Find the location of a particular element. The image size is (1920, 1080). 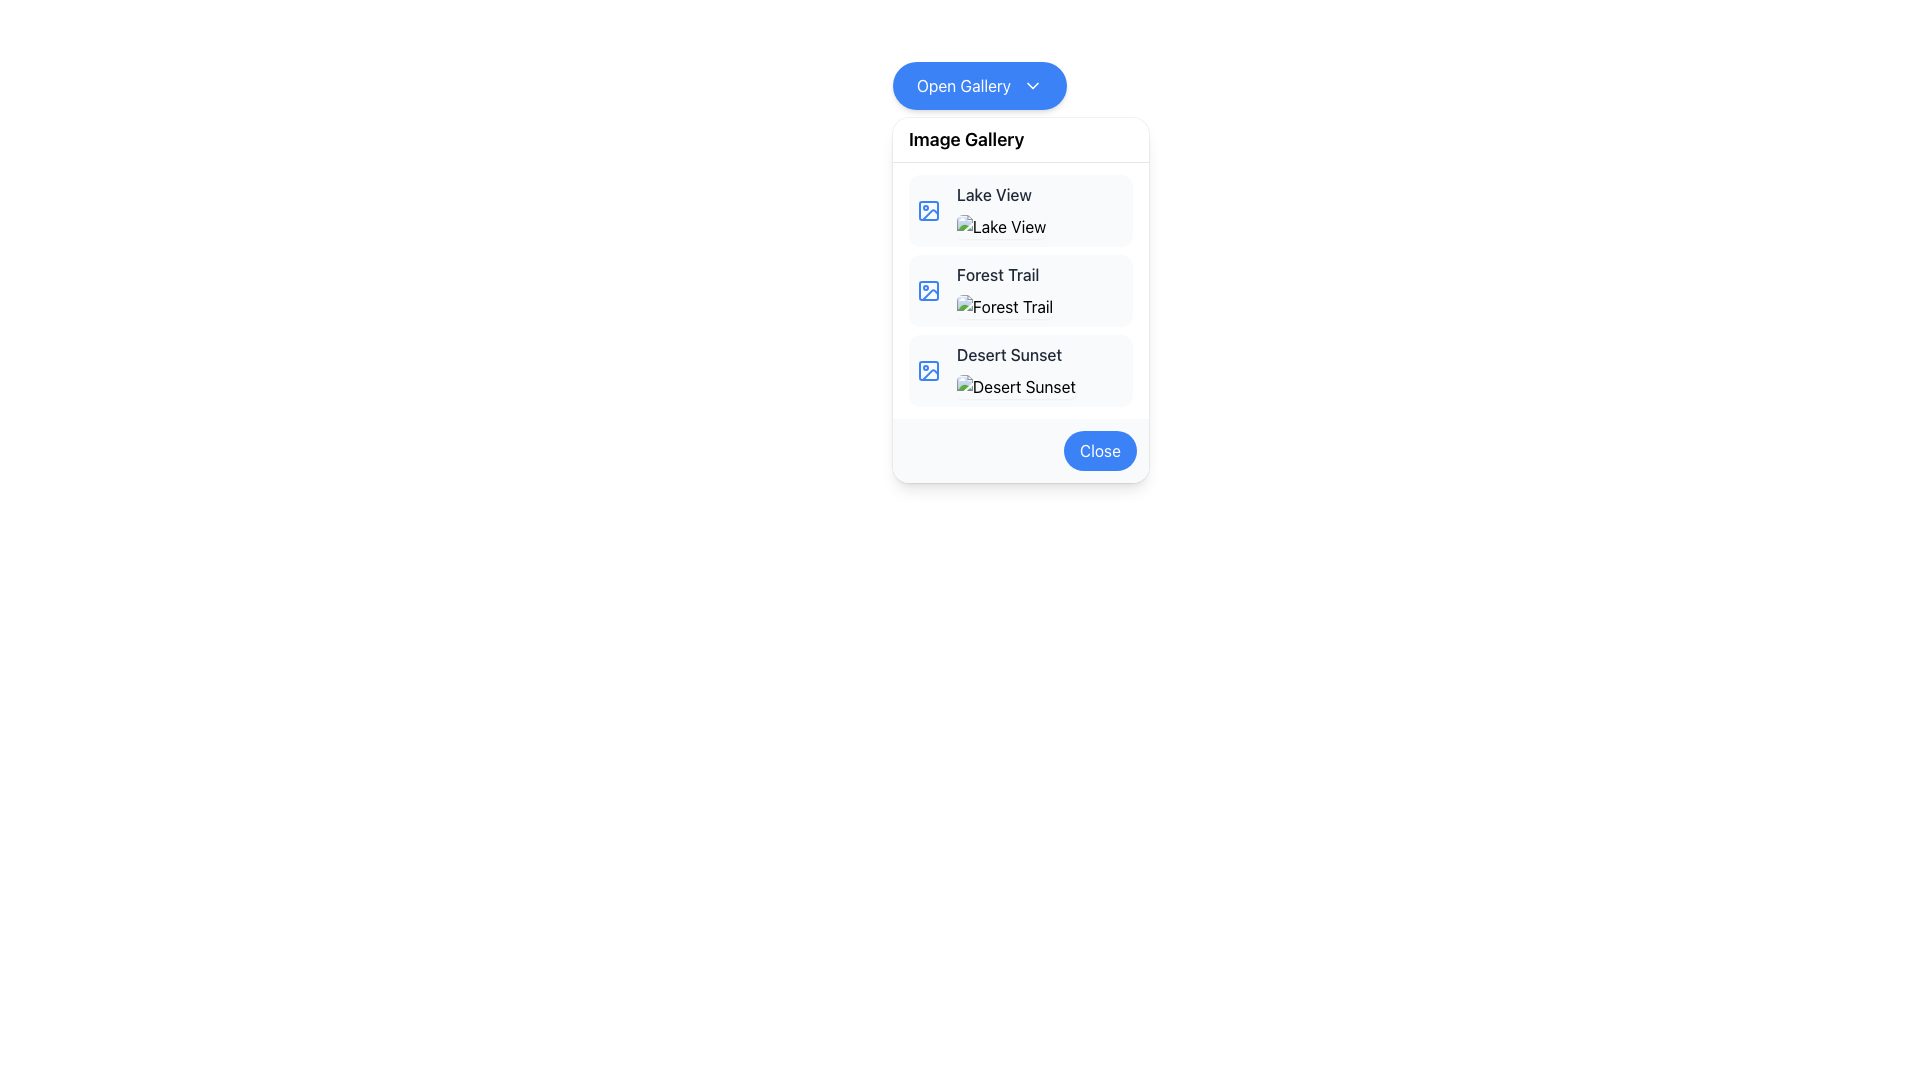

the text label displaying 'Desert Sunset' in the Image Gallery popup, located as the third item in the list is located at coordinates (1016, 353).